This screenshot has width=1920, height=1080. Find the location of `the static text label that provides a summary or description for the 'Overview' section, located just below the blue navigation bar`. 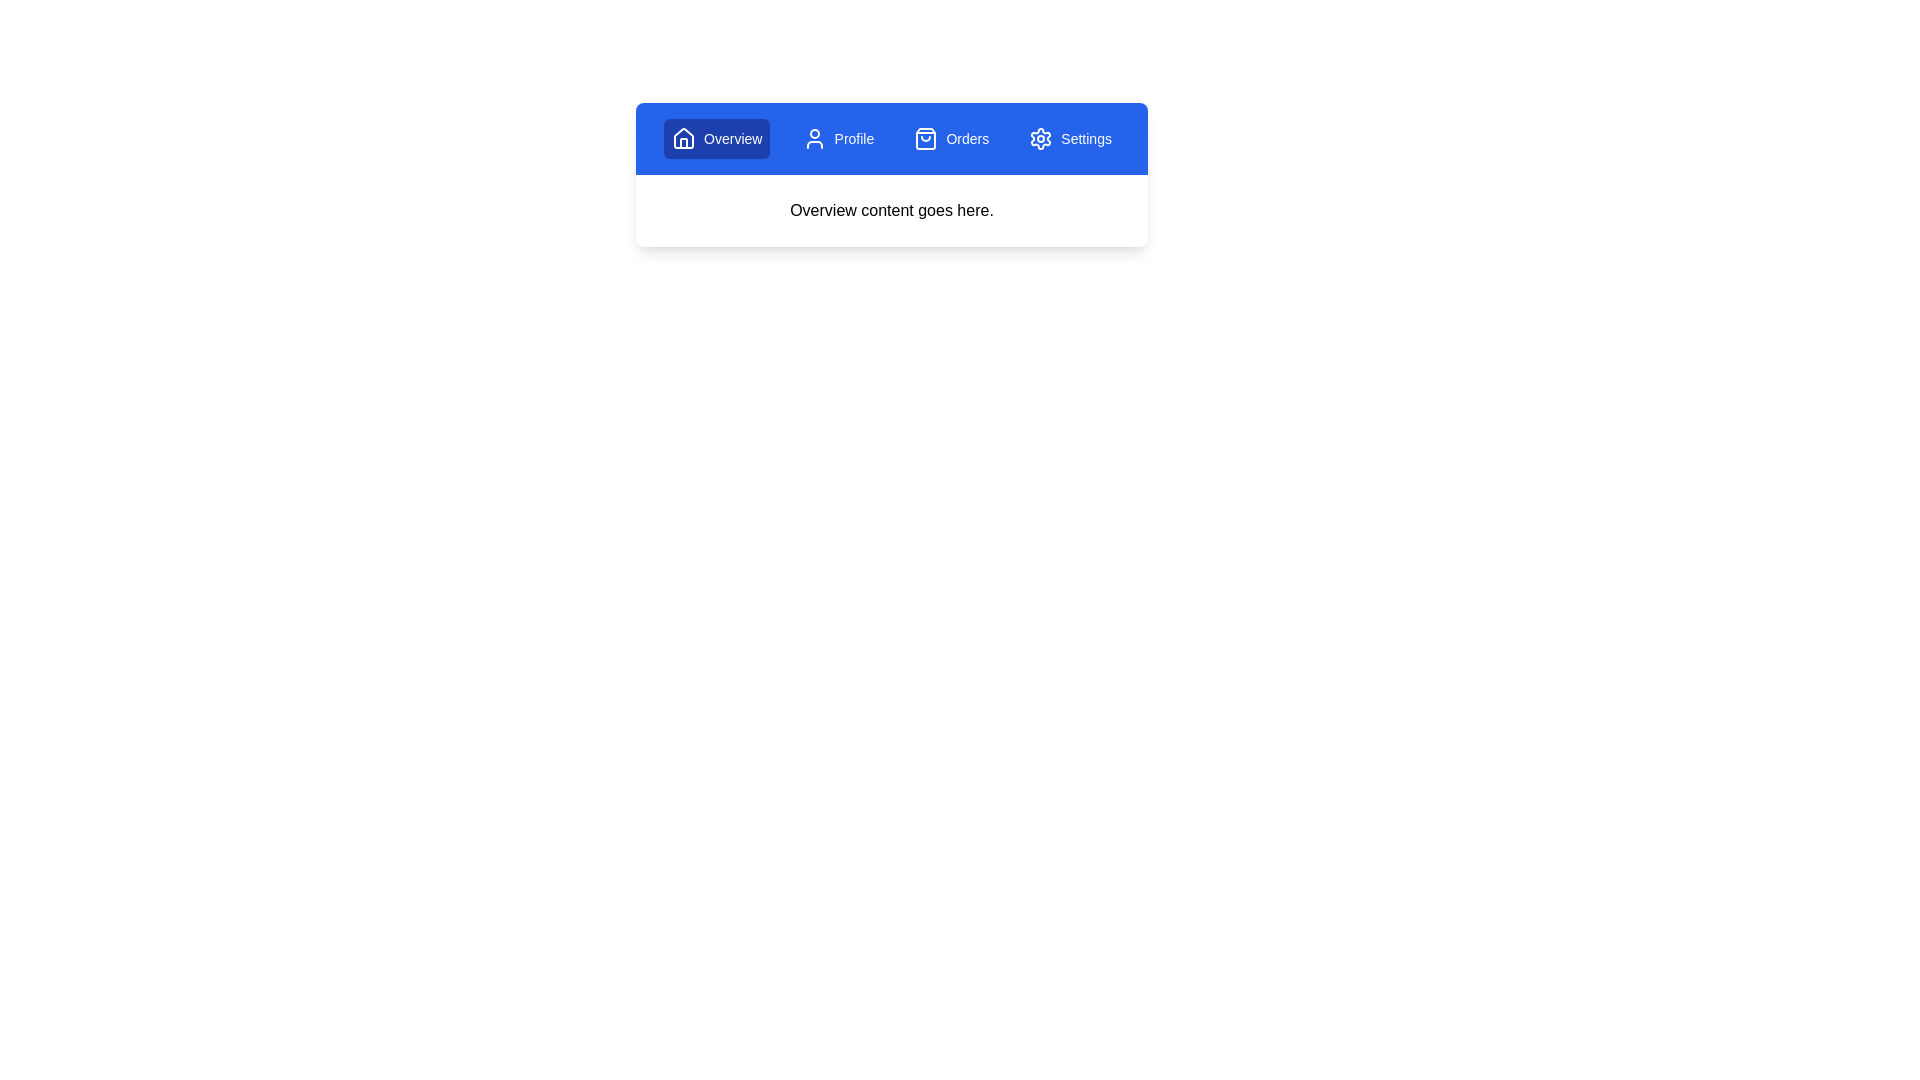

the static text label that provides a summary or description for the 'Overview' section, located just below the blue navigation bar is located at coordinates (891, 211).